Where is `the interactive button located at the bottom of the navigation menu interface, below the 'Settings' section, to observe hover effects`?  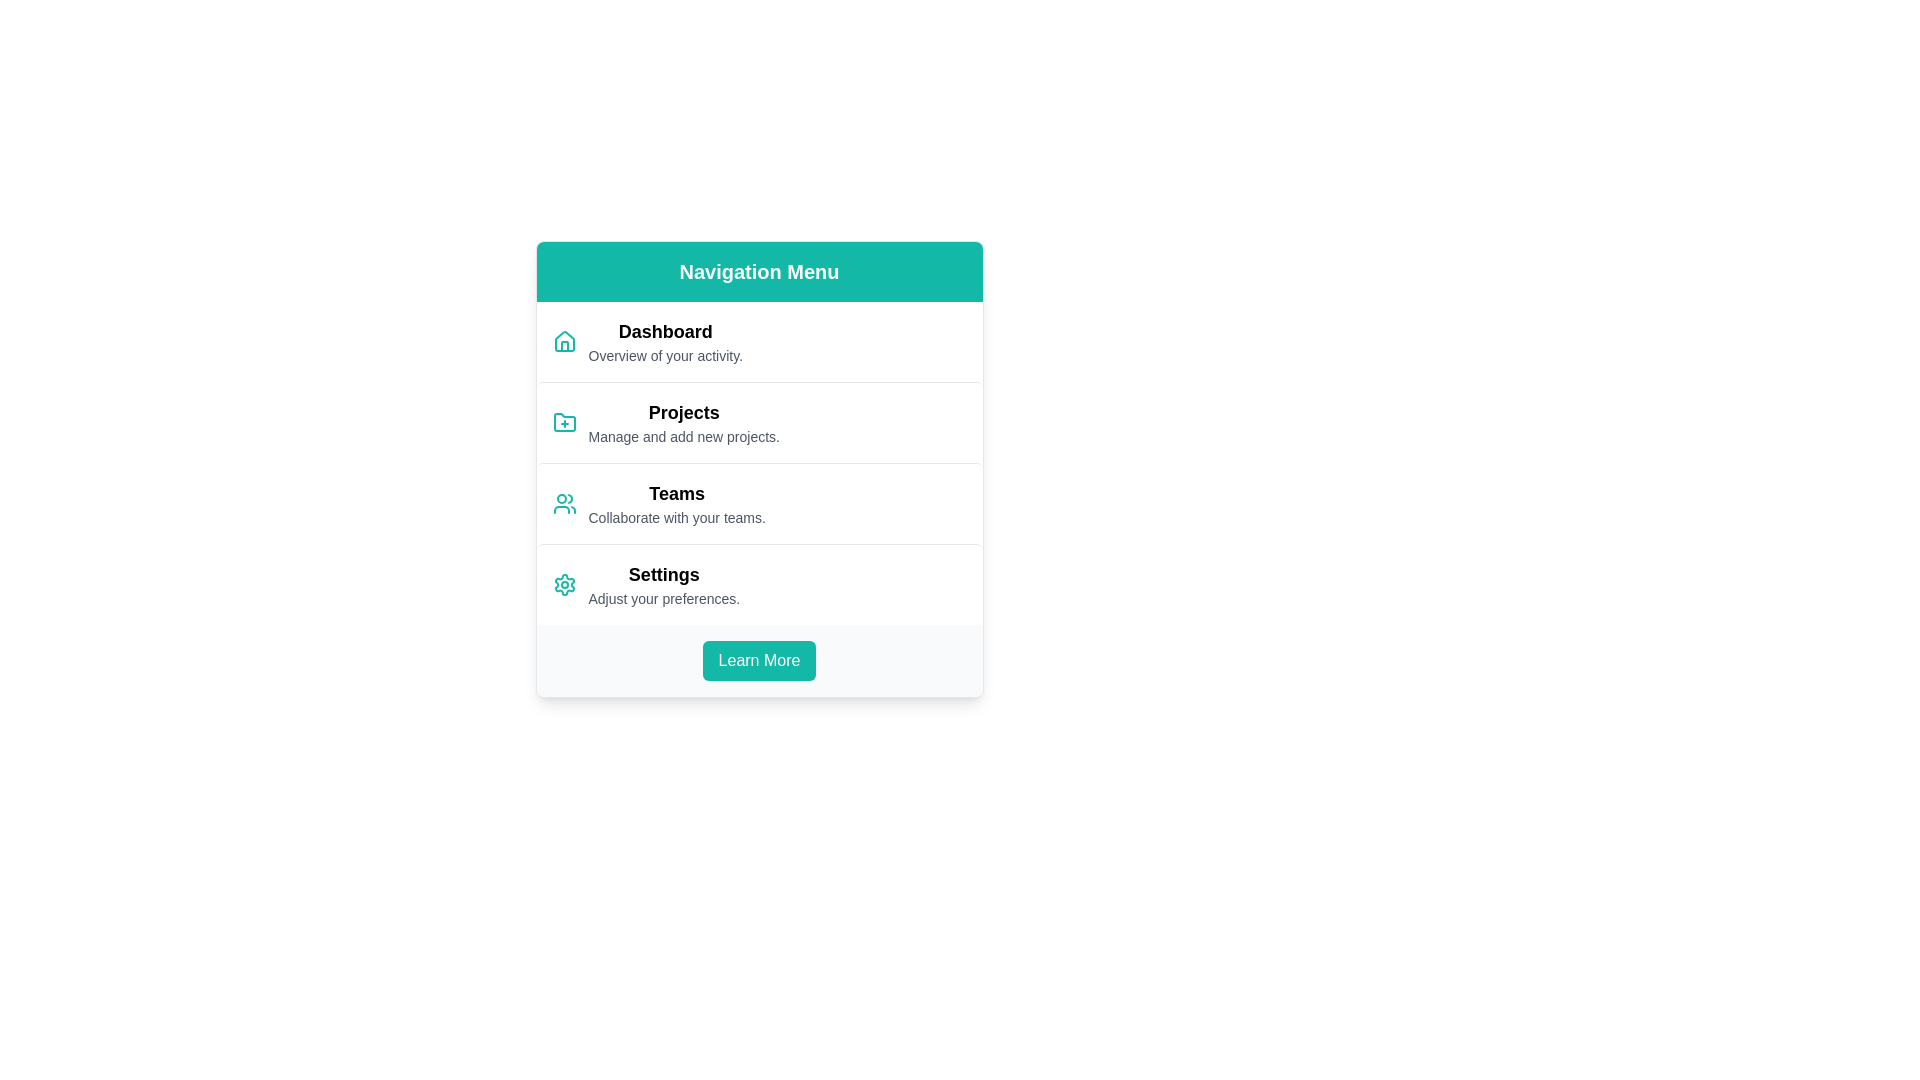
the interactive button located at the bottom of the navigation menu interface, below the 'Settings' section, to observe hover effects is located at coordinates (758, 660).